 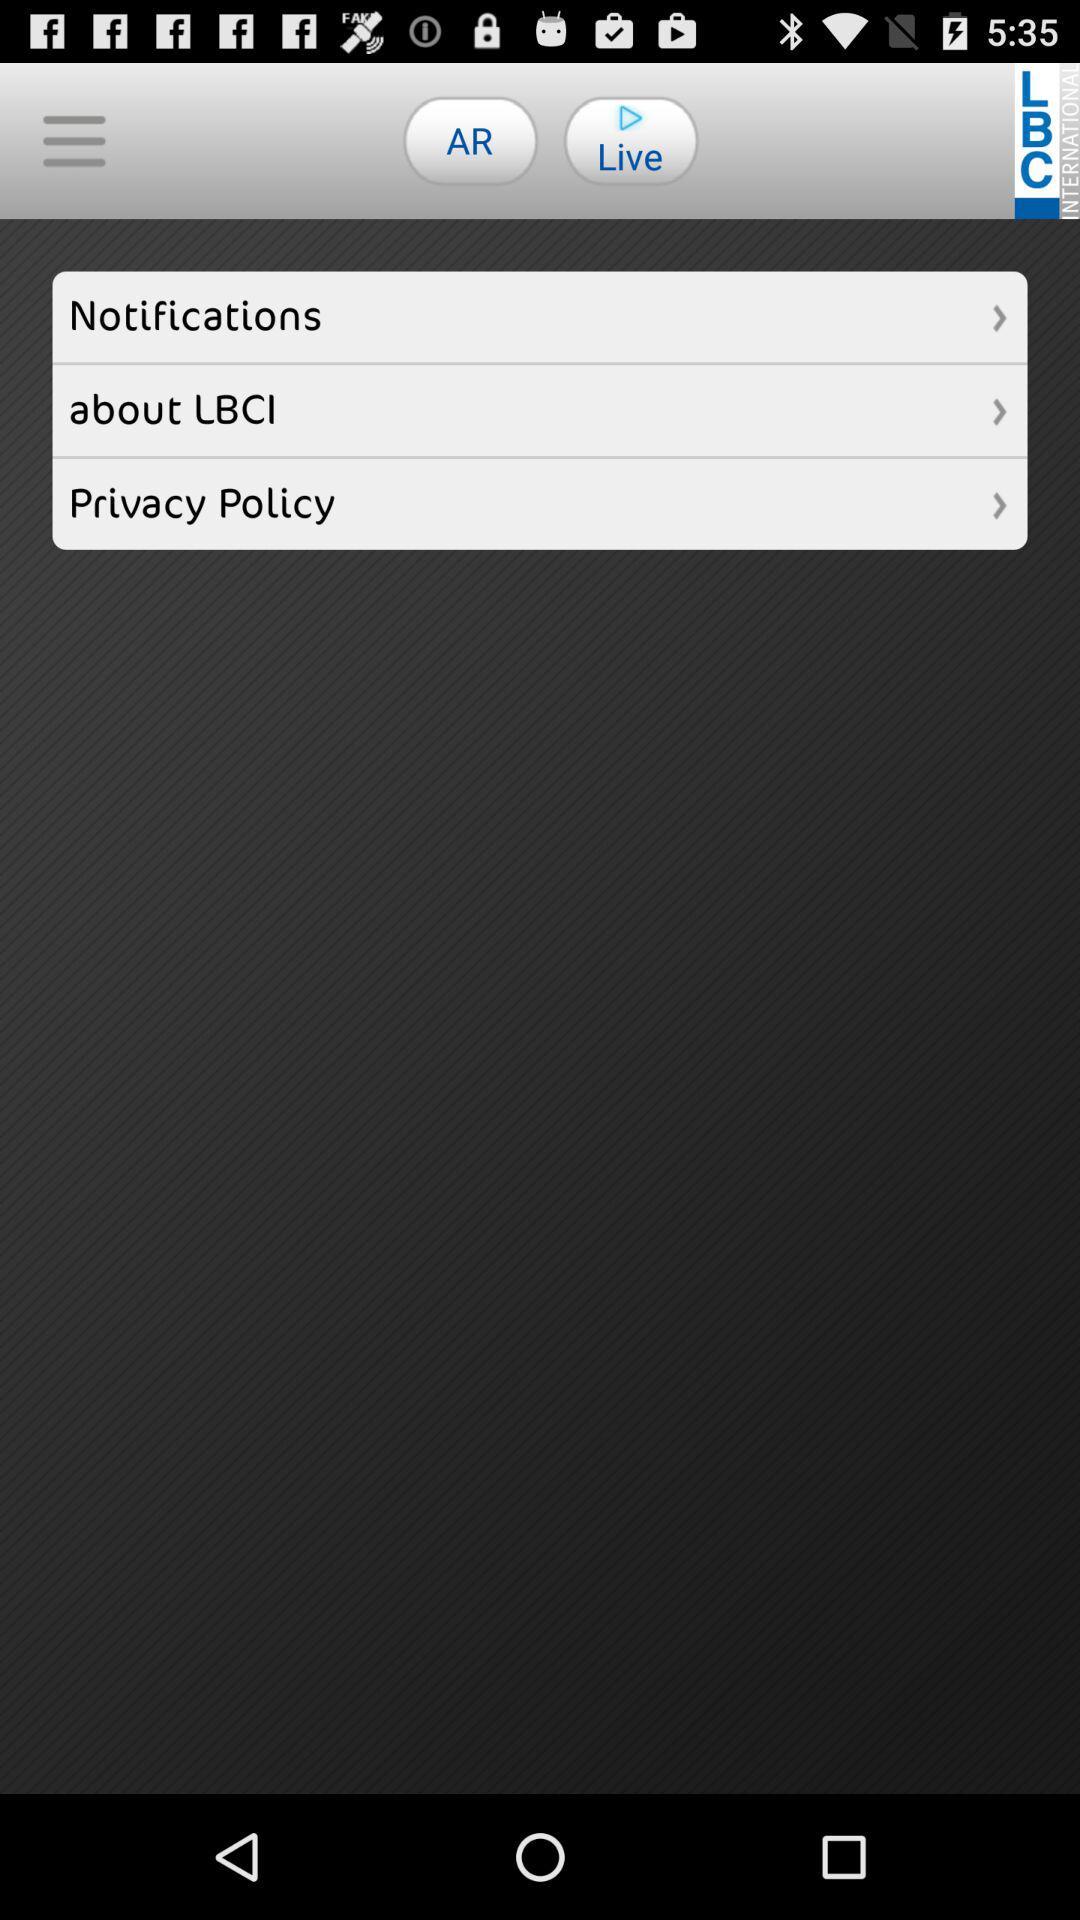 I want to click on notifications icon, so click(x=540, y=315).